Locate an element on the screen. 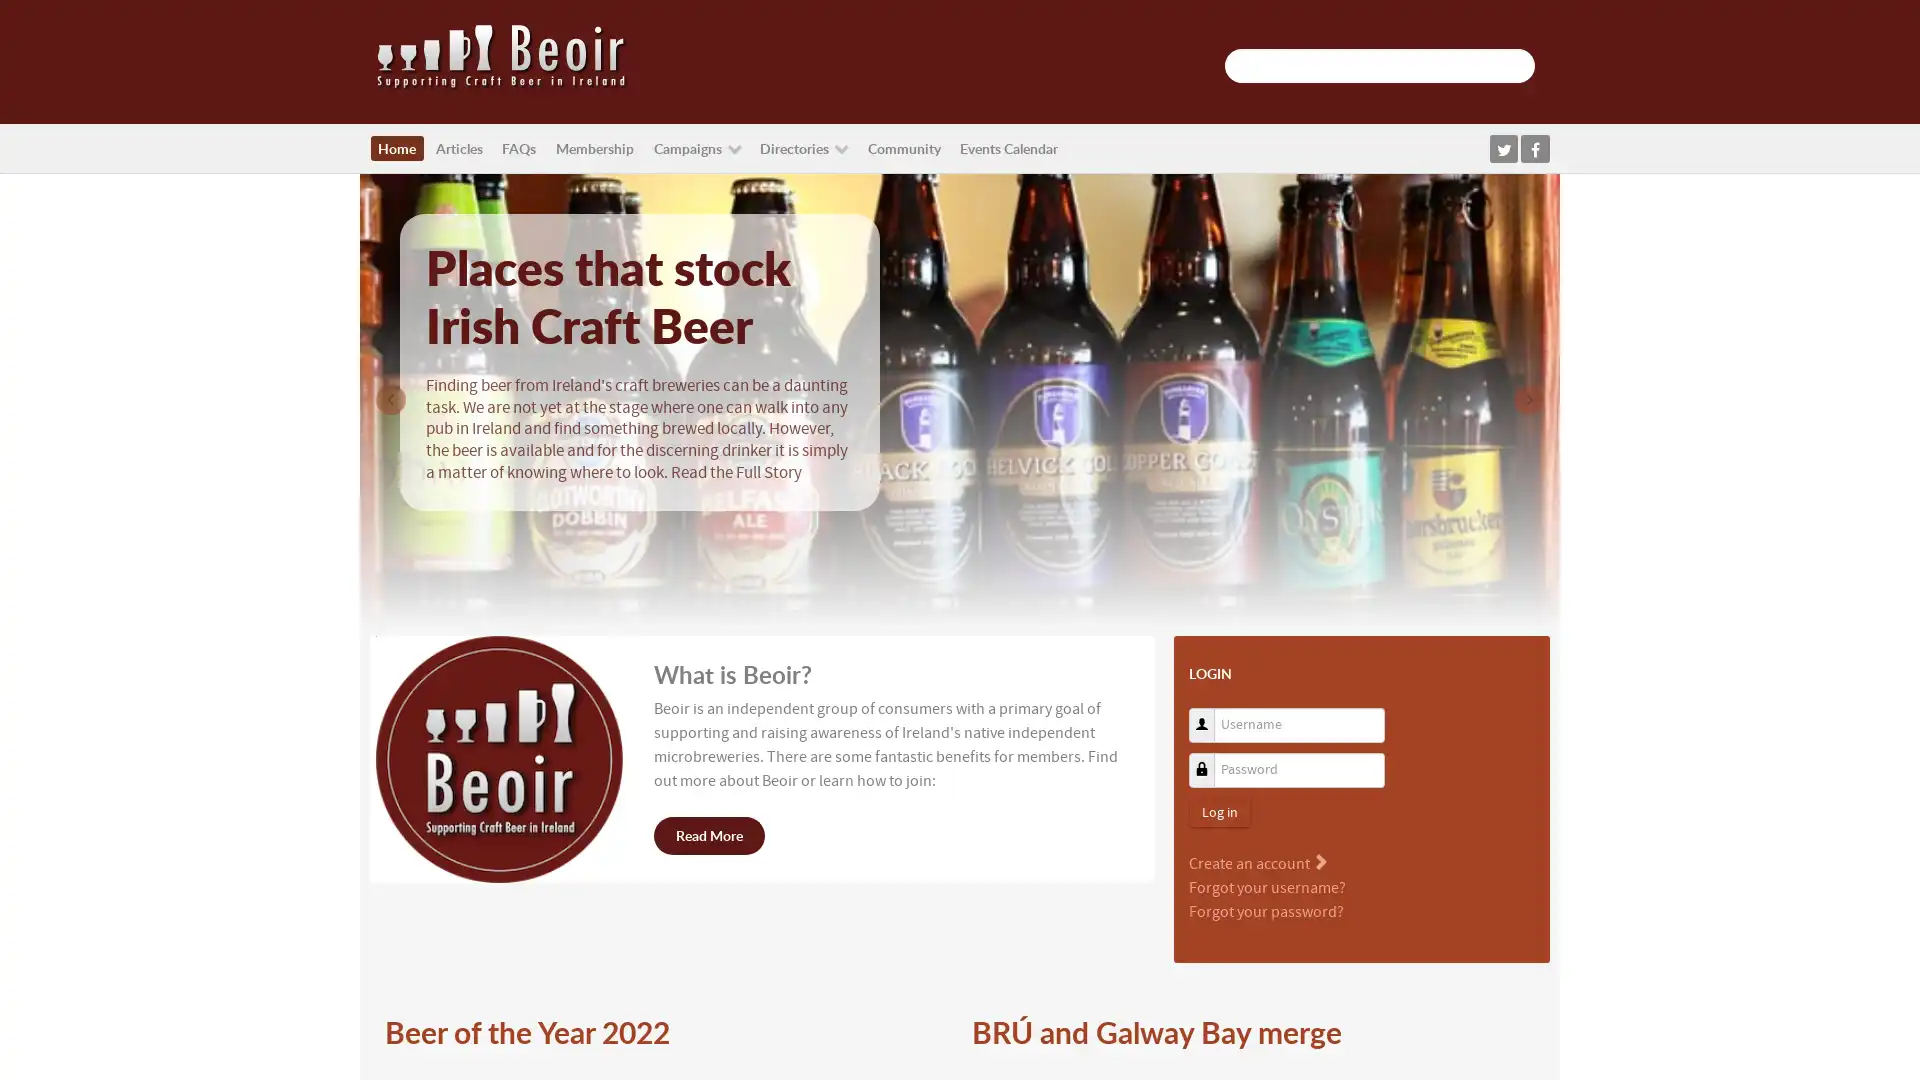  Log in is located at coordinates (1218, 813).